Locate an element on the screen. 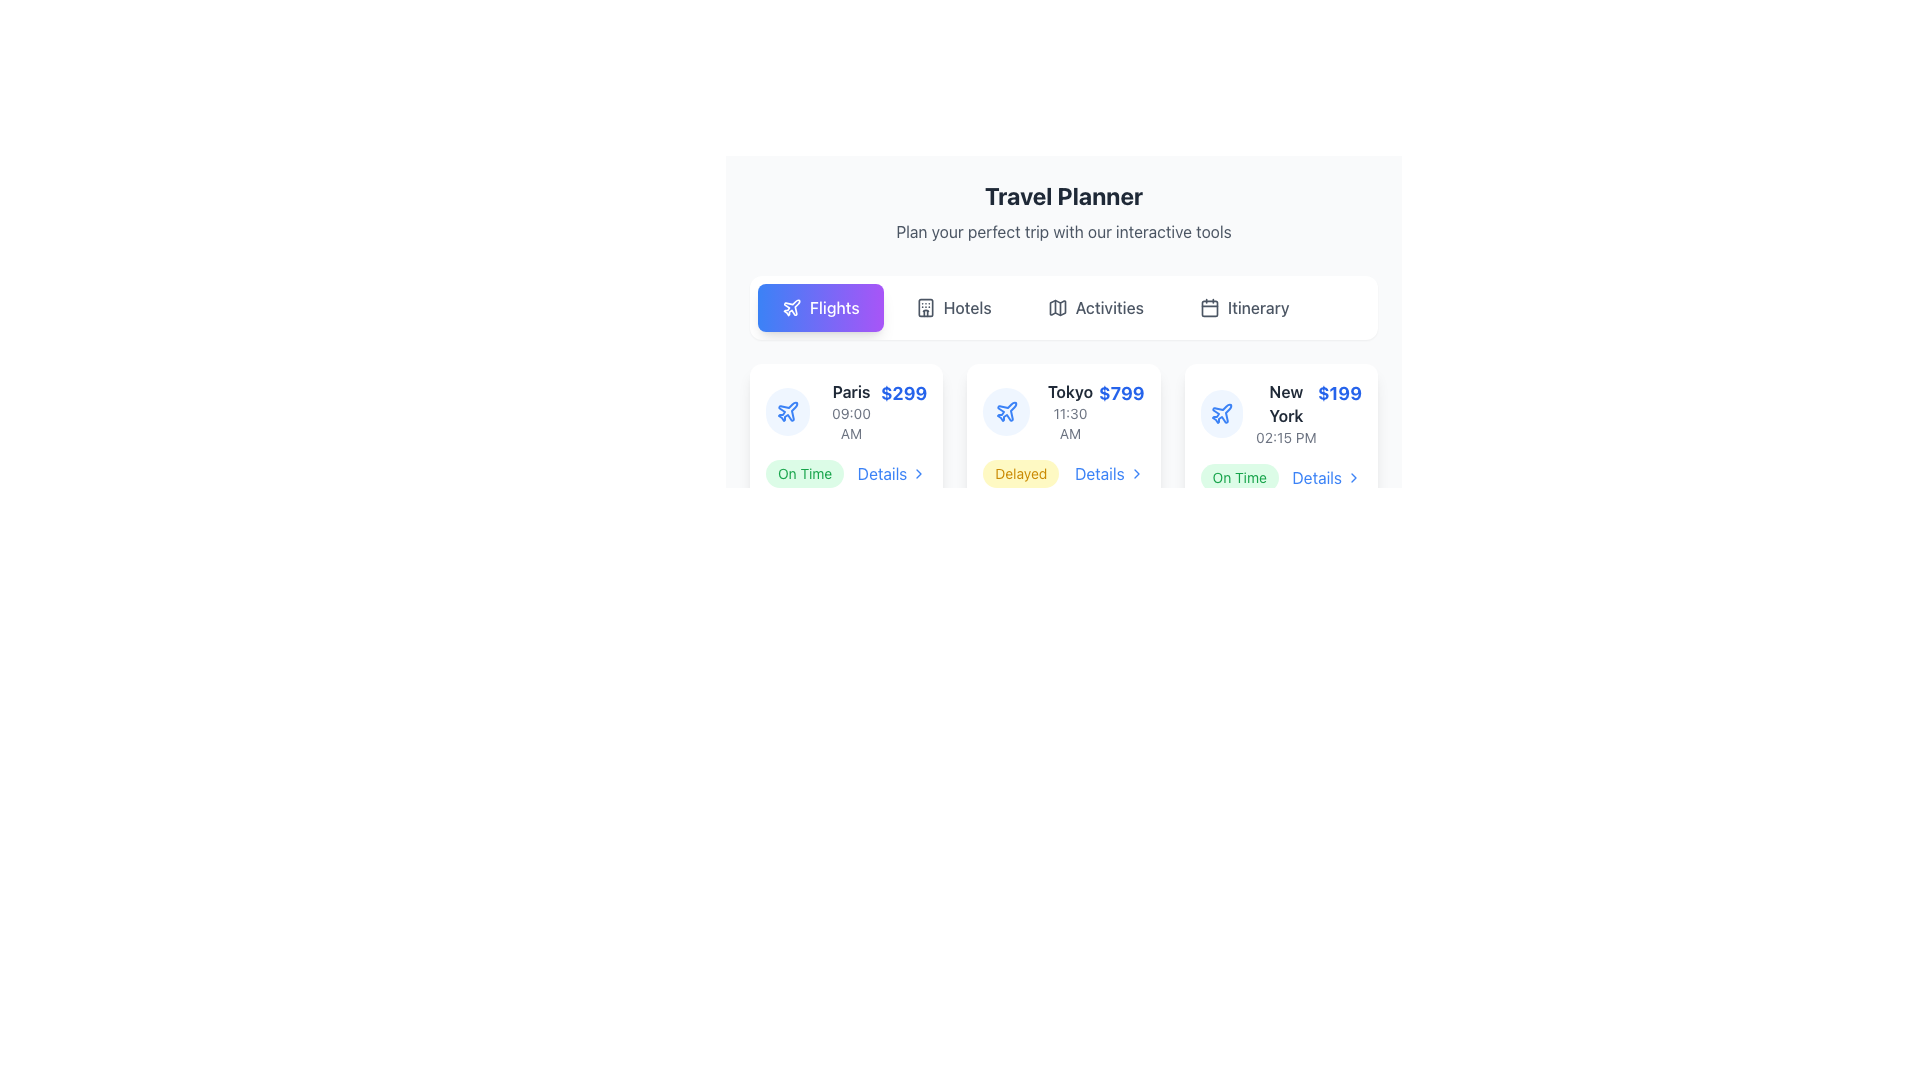 Image resolution: width=1920 pixels, height=1080 pixels. the Flight information card located in the top-left corner under the 'Flights' category is located at coordinates (846, 411).